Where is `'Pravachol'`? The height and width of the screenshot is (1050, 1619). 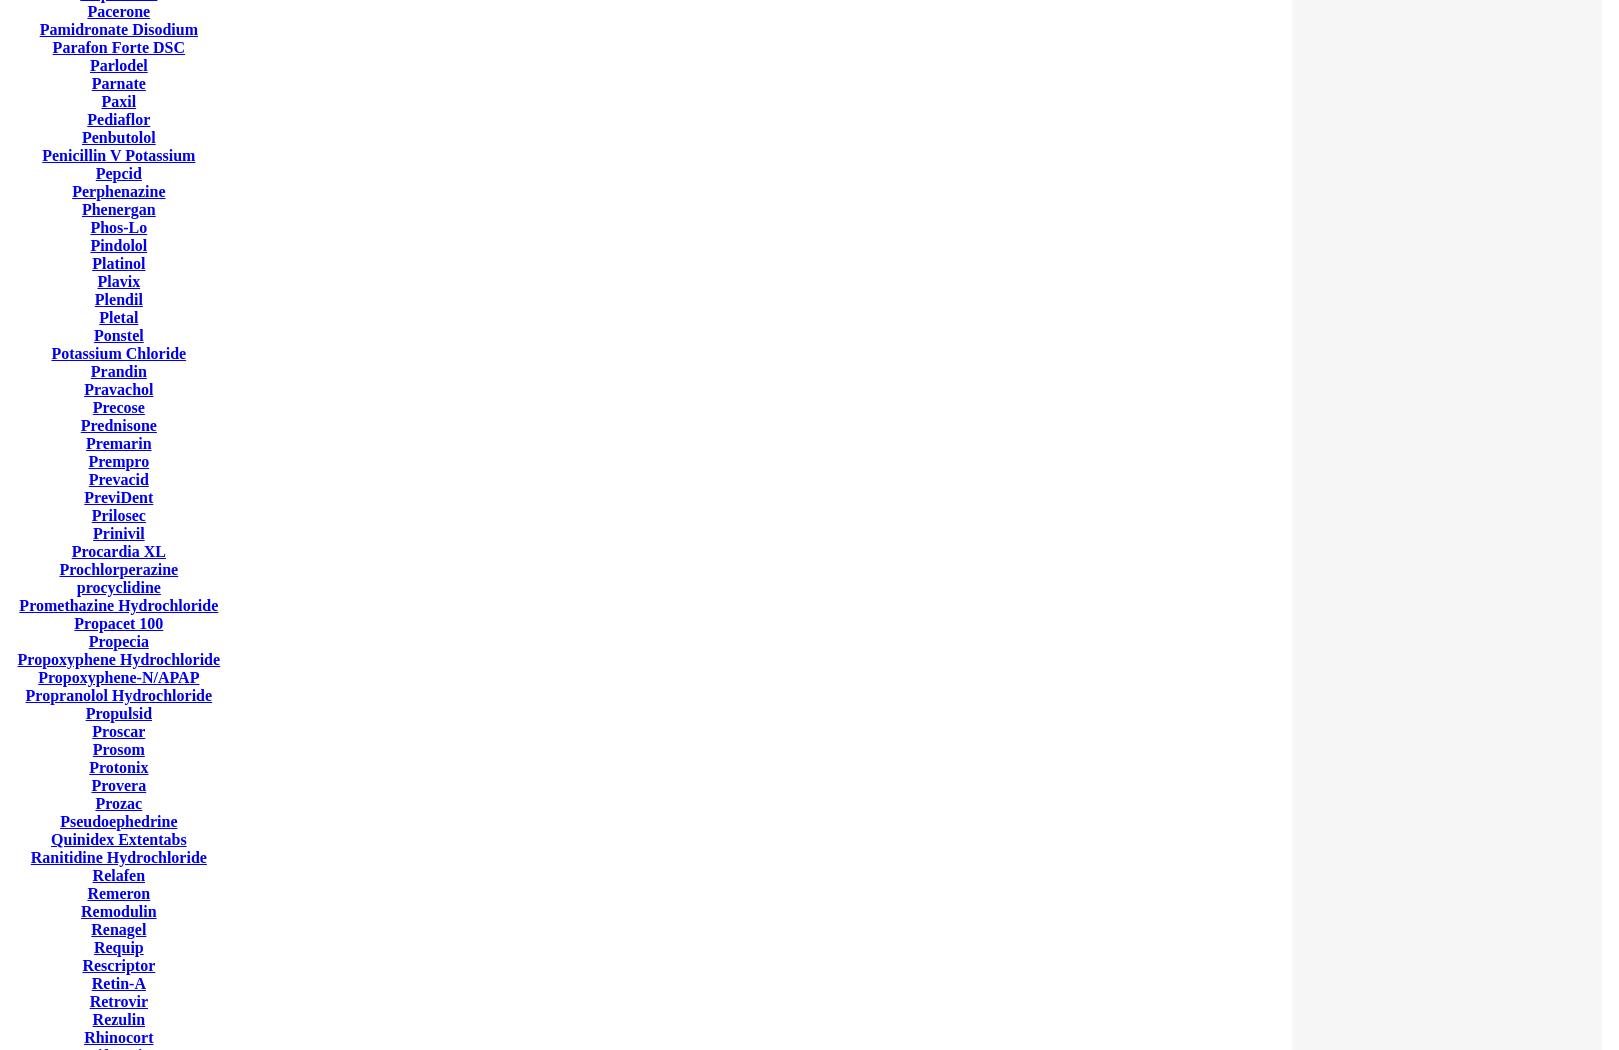
'Pravachol' is located at coordinates (84, 389).